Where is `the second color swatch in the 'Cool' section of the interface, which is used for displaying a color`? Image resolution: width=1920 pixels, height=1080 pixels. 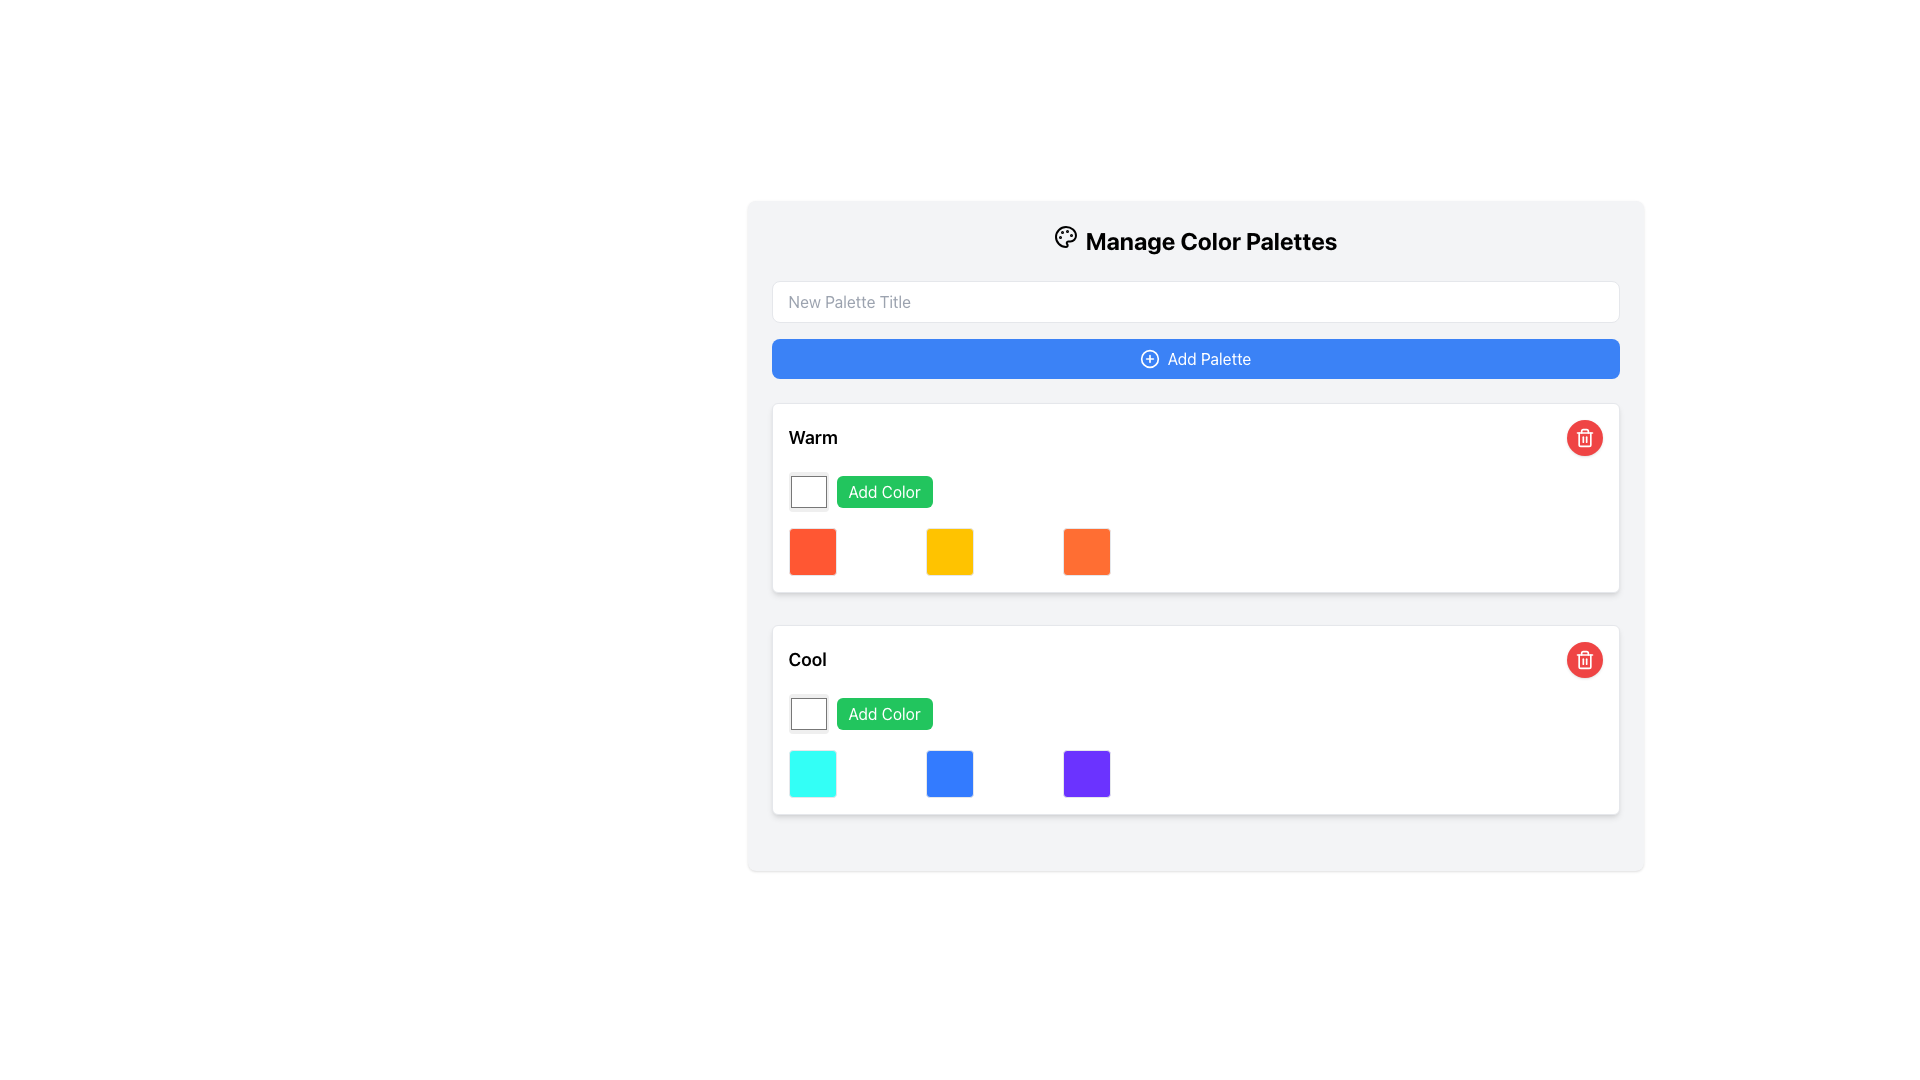
the second color swatch in the 'Cool' section of the interface, which is used for displaying a color is located at coordinates (948, 773).